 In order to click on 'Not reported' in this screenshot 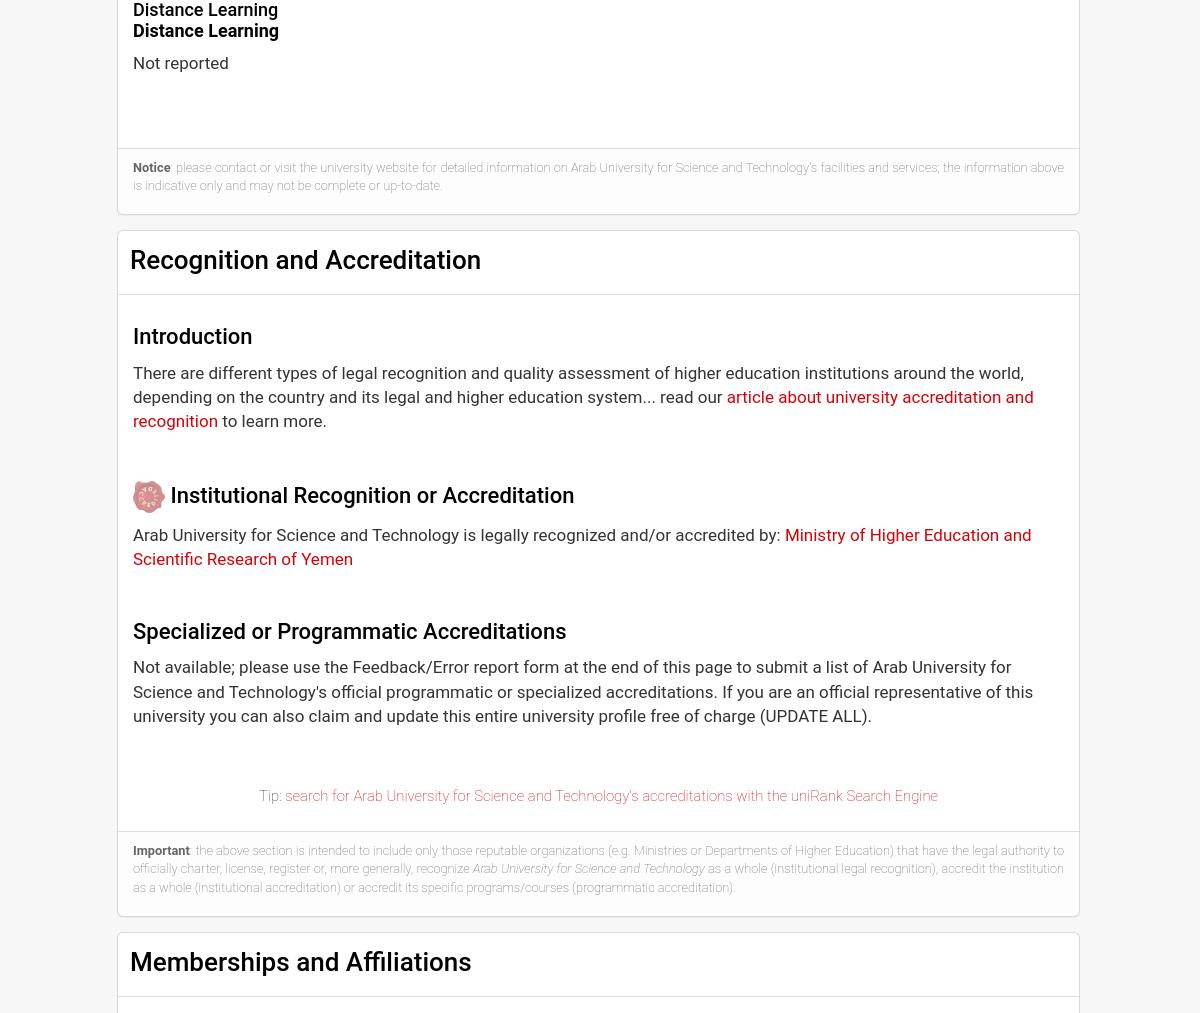, I will do `click(179, 60)`.